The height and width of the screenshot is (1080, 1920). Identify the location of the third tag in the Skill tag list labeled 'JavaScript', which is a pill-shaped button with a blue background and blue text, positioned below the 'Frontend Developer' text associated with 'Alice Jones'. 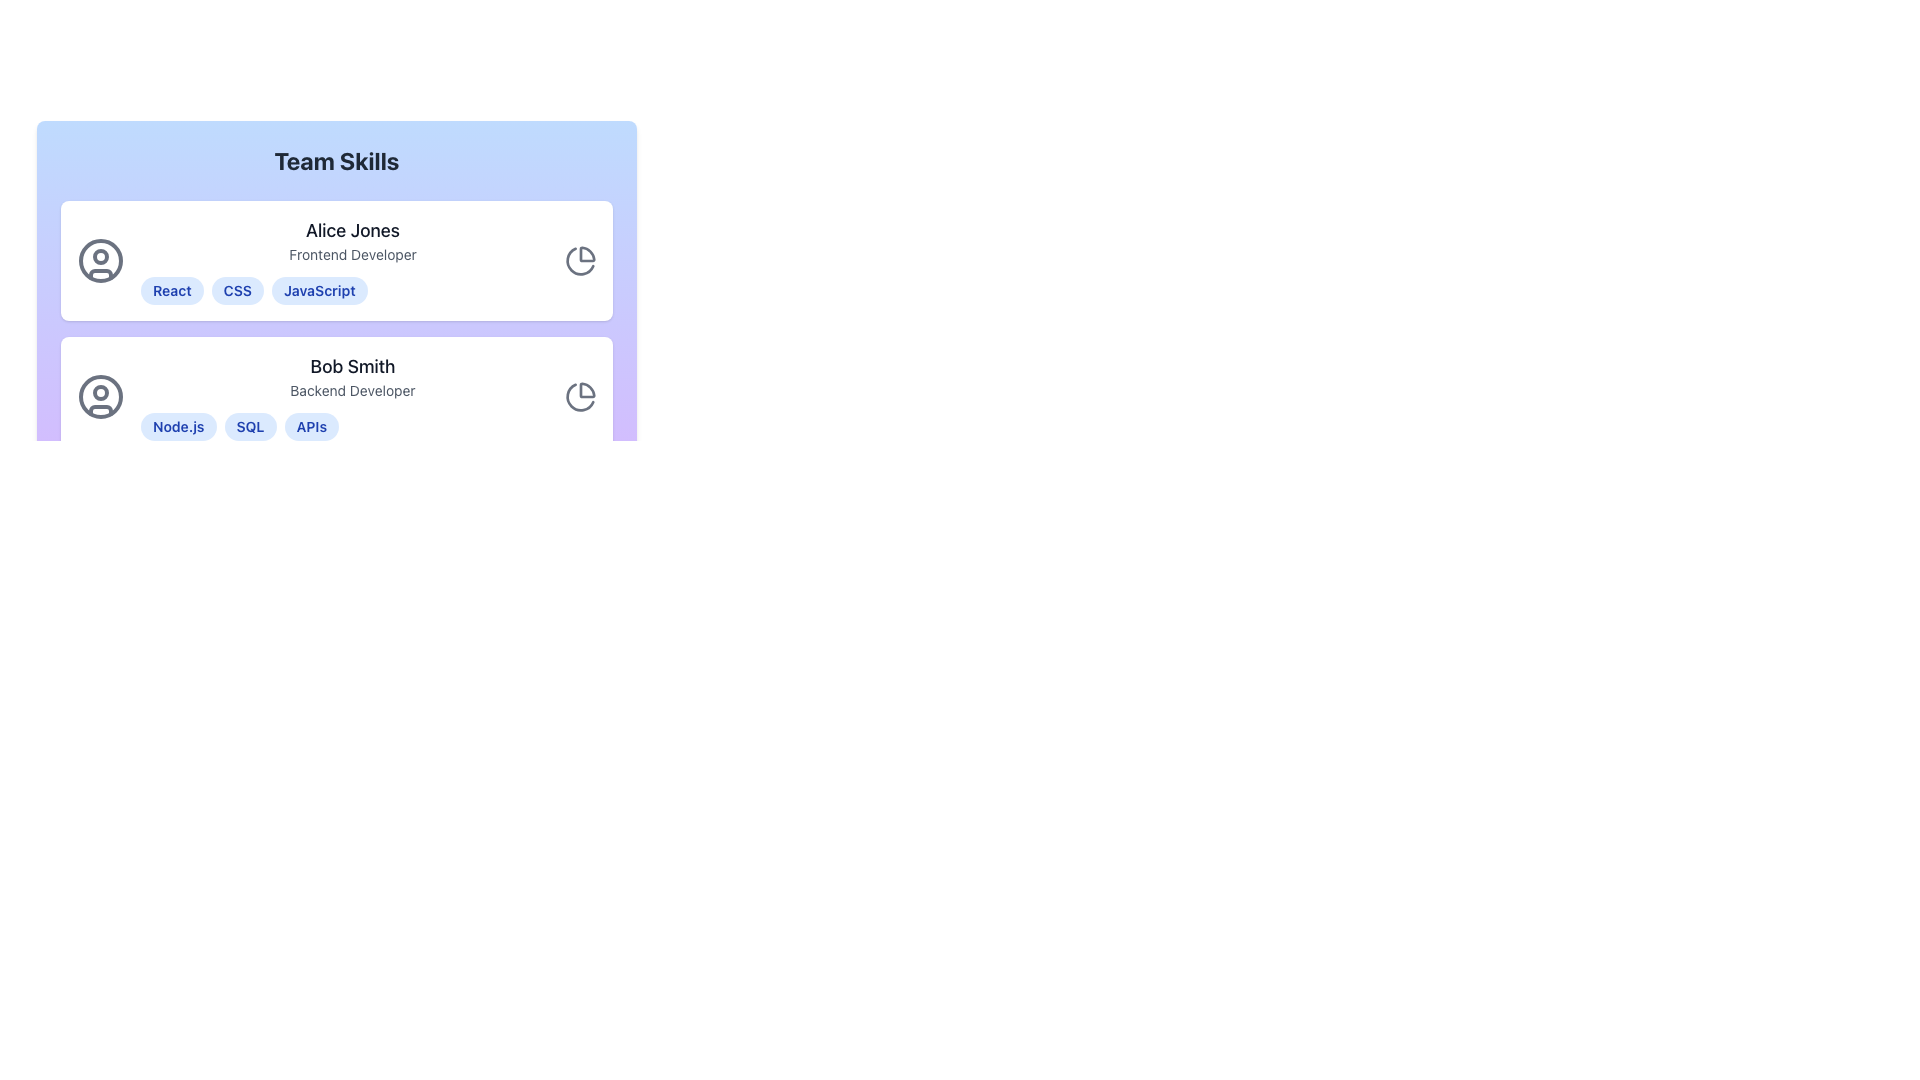
(353, 290).